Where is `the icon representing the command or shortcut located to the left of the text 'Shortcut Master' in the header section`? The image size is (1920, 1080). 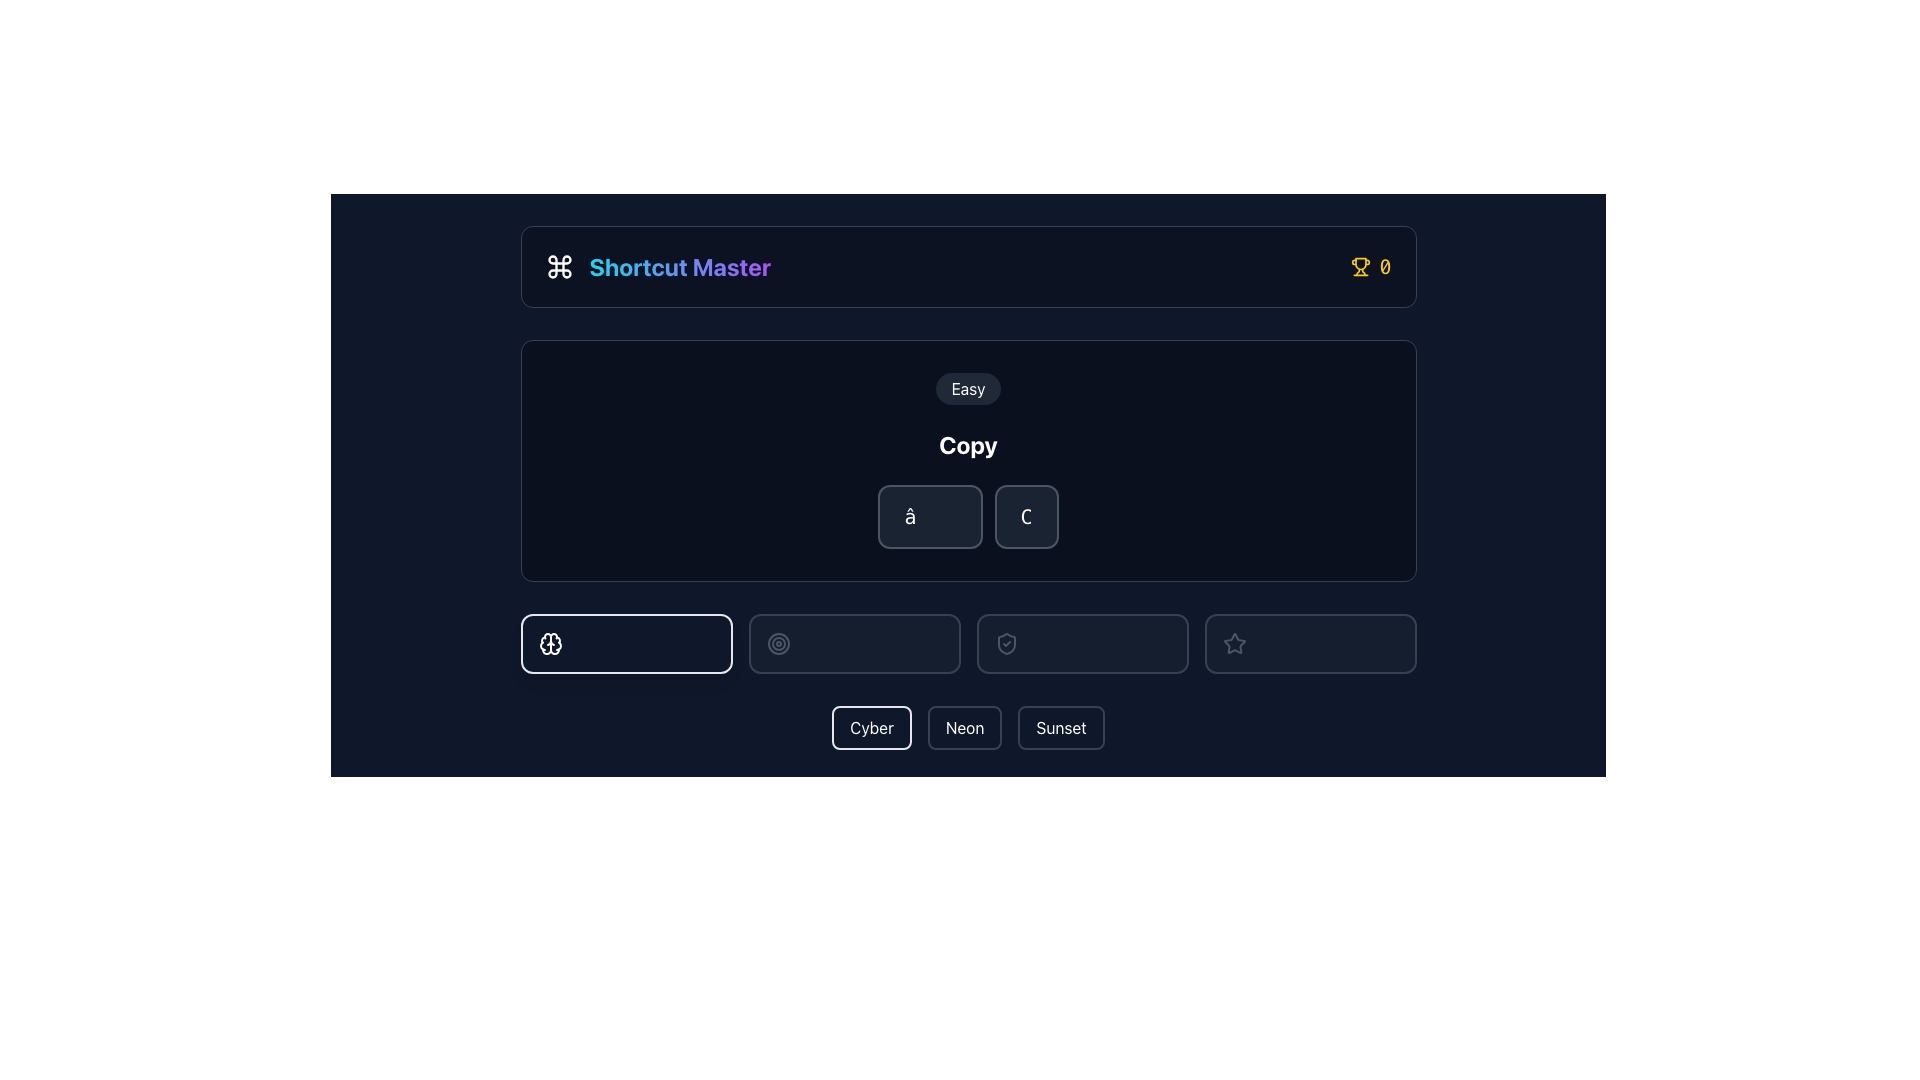
the icon representing the command or shortcut located to the left of the text 'Shortcut Master' in the header section is located at coordinates (559, 265).